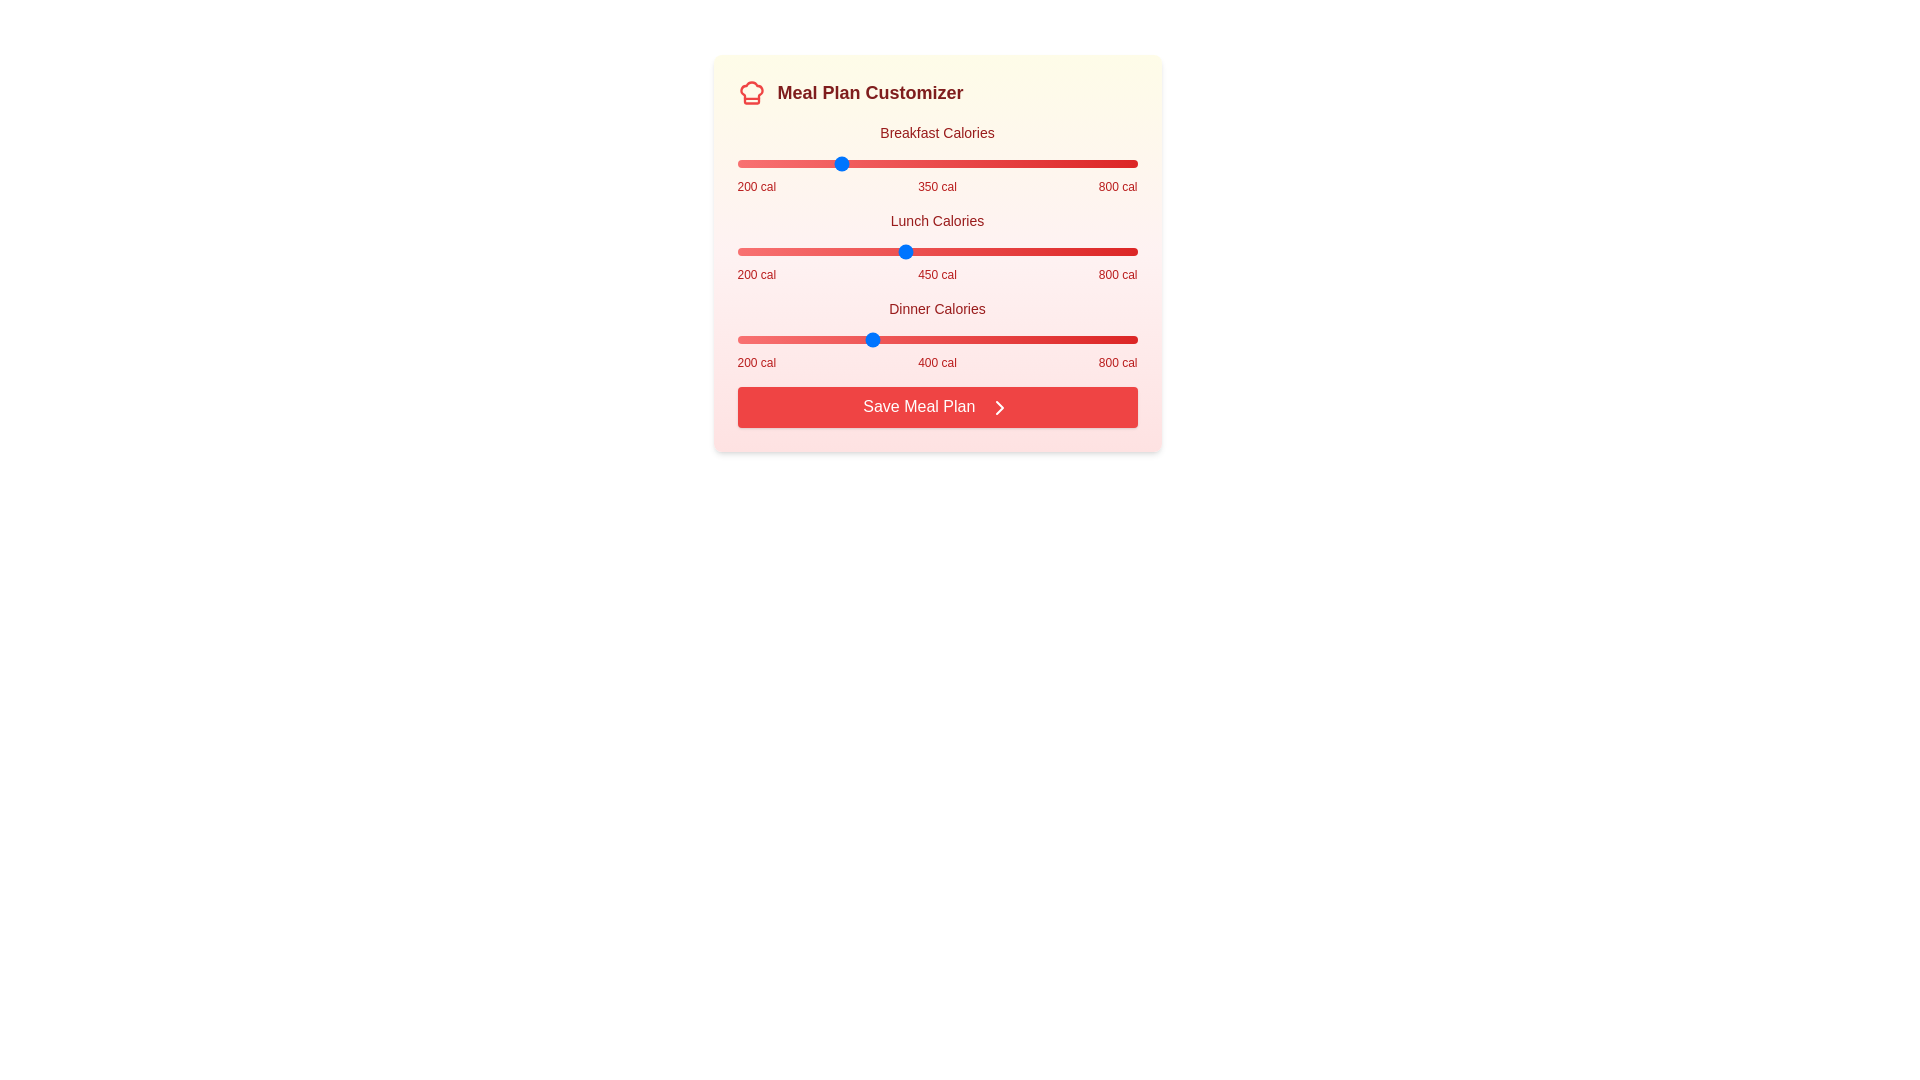  What do you see at coordinates (1081, 163) in the screenshot?
I see `the Breakfast Calories slider to 718 calories` at bounding box center [1081, 163].